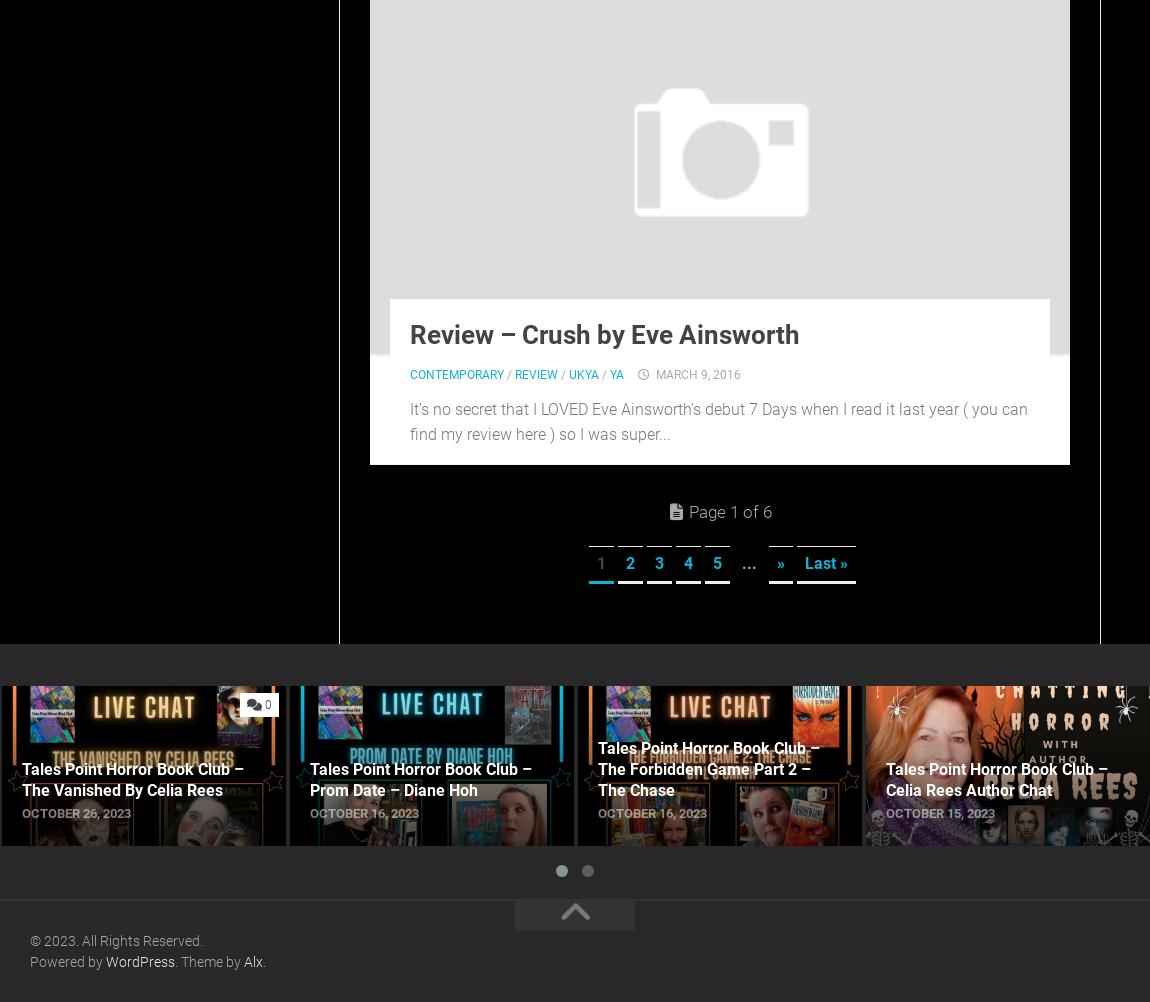 Image resolution: width=1150 pixels, height=1002 pixels. What do you see at coordinates (115, 938) in the screenshot?
I see `'© 2023. All Rights Reserved.'` at bounding box center [115, 938].